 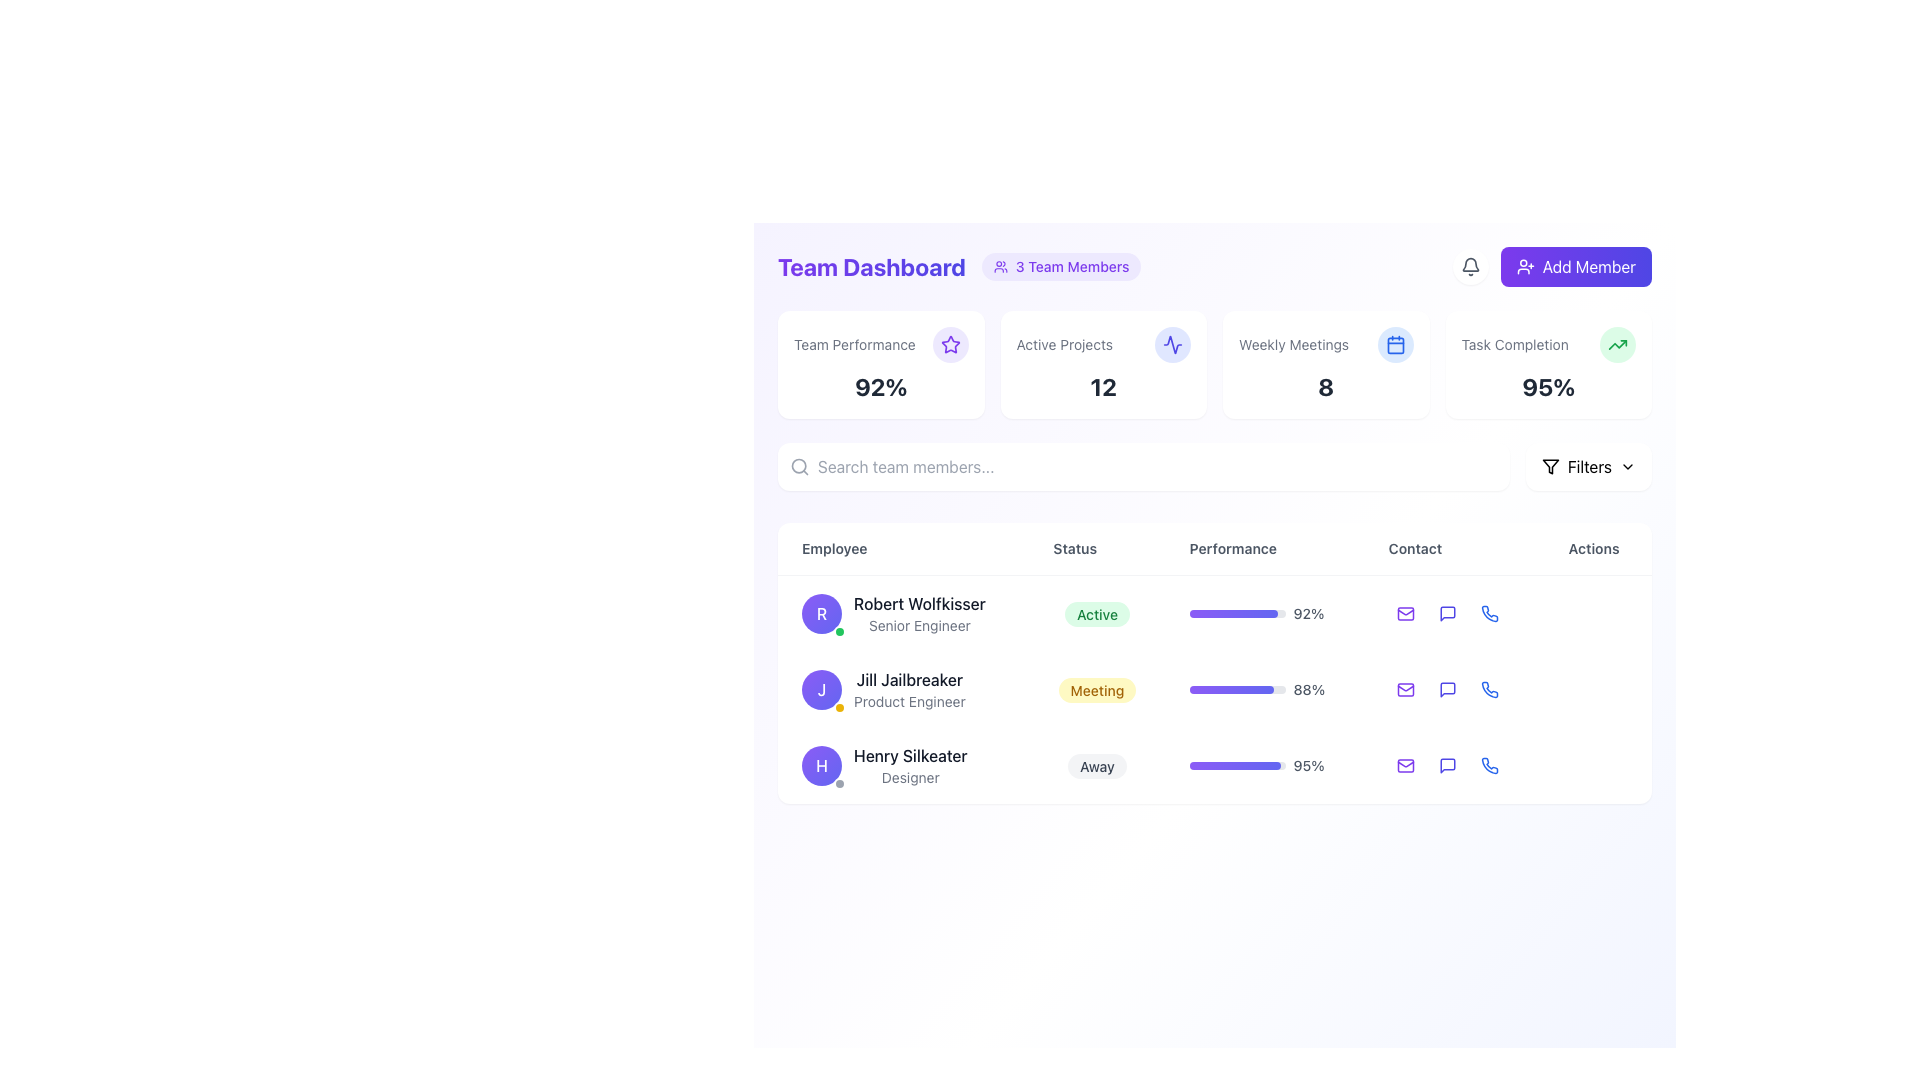 I want to click on the mail icon located in the 'Contact' column of the second row corresponding to 'Jill Jailbreaker', so click(x=1404, y=689).